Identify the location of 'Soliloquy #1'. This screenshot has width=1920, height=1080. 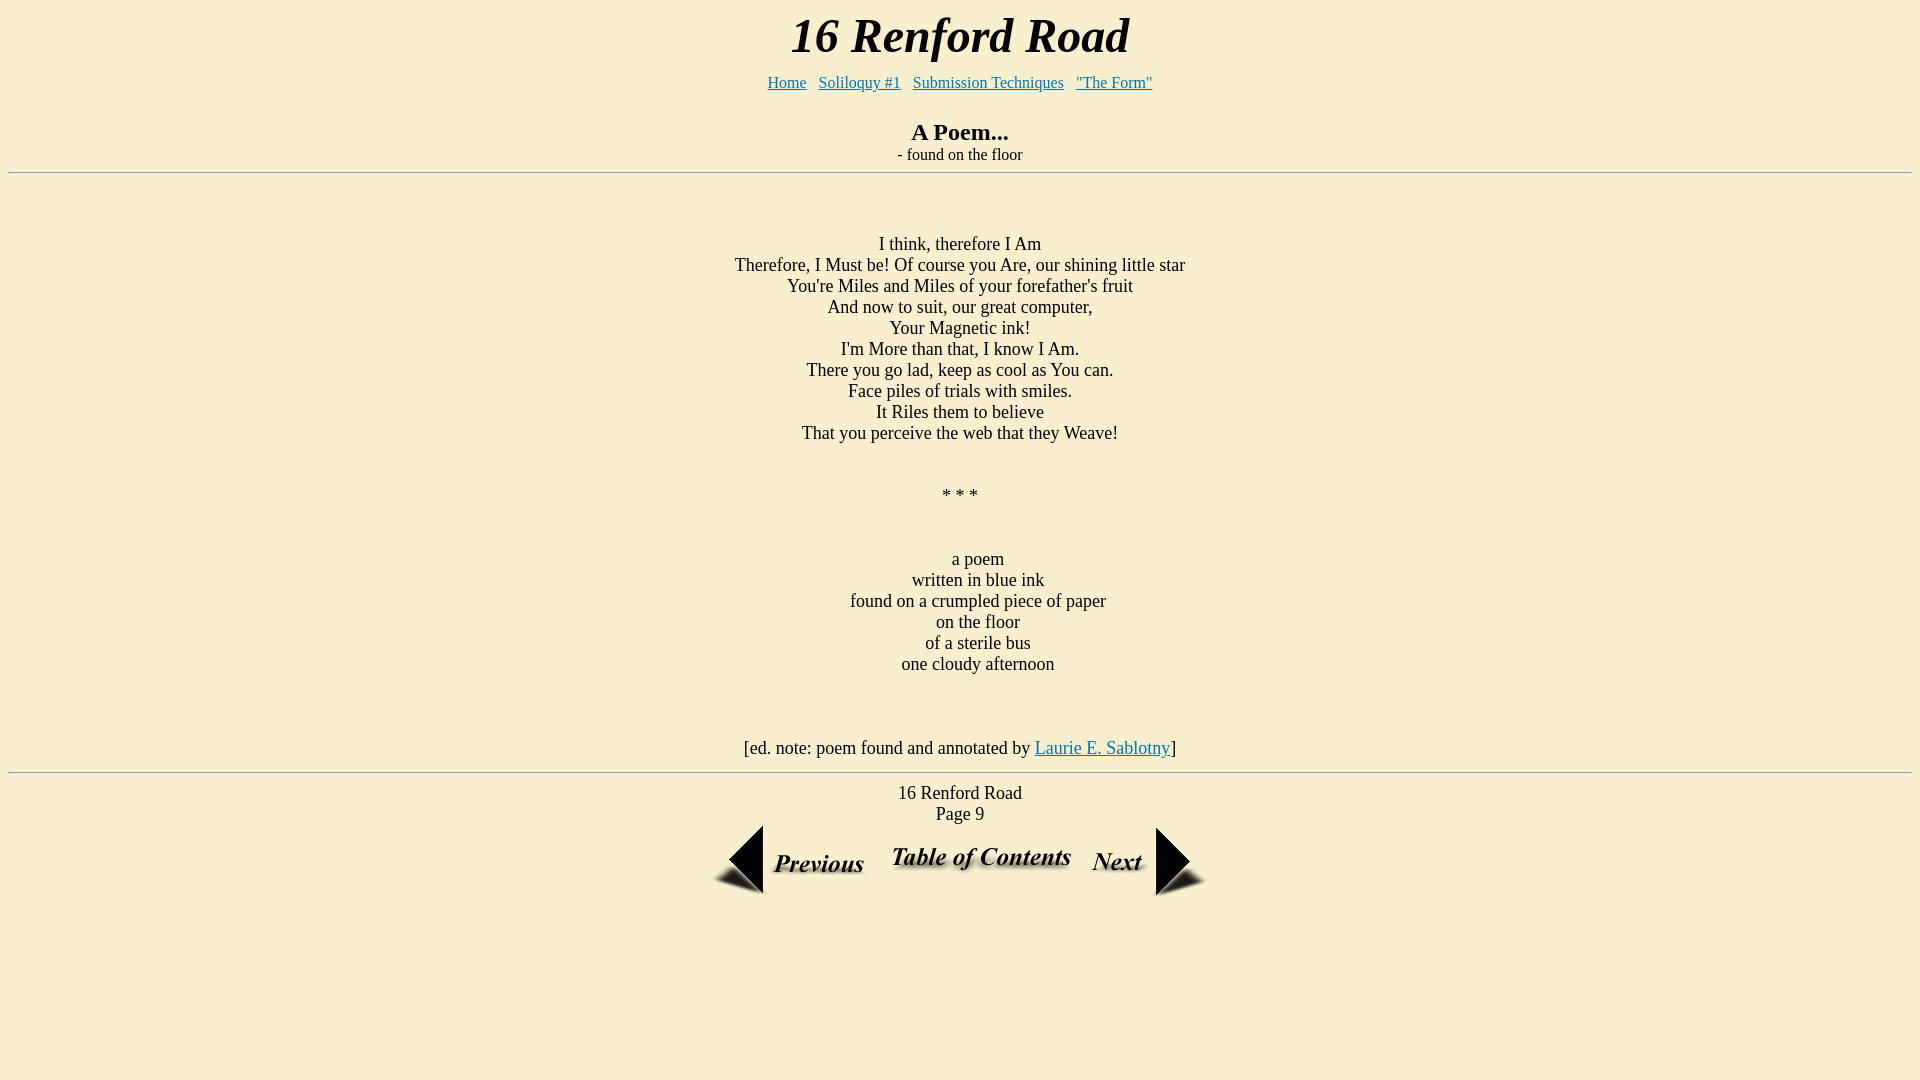
(859, 81).